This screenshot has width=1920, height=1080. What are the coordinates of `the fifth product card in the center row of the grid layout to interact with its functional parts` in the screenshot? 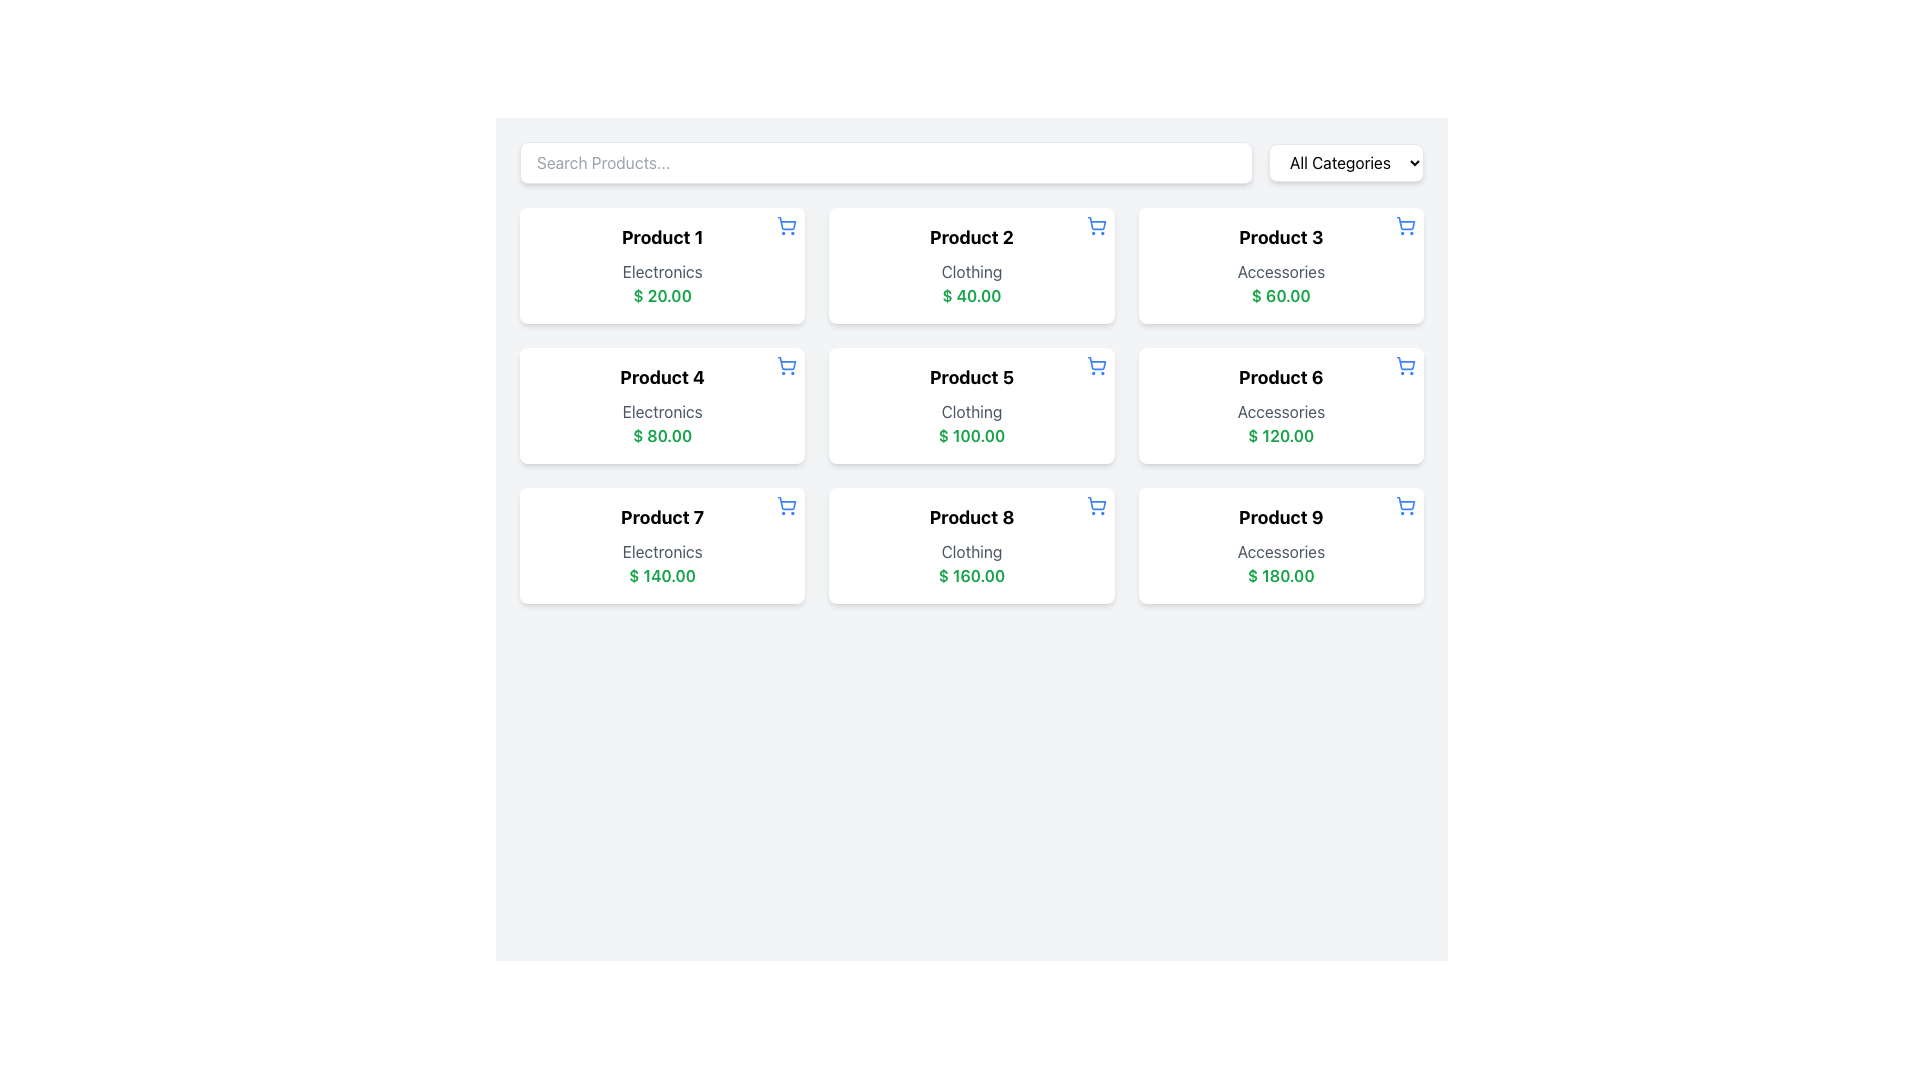 It's located at (971, 405).